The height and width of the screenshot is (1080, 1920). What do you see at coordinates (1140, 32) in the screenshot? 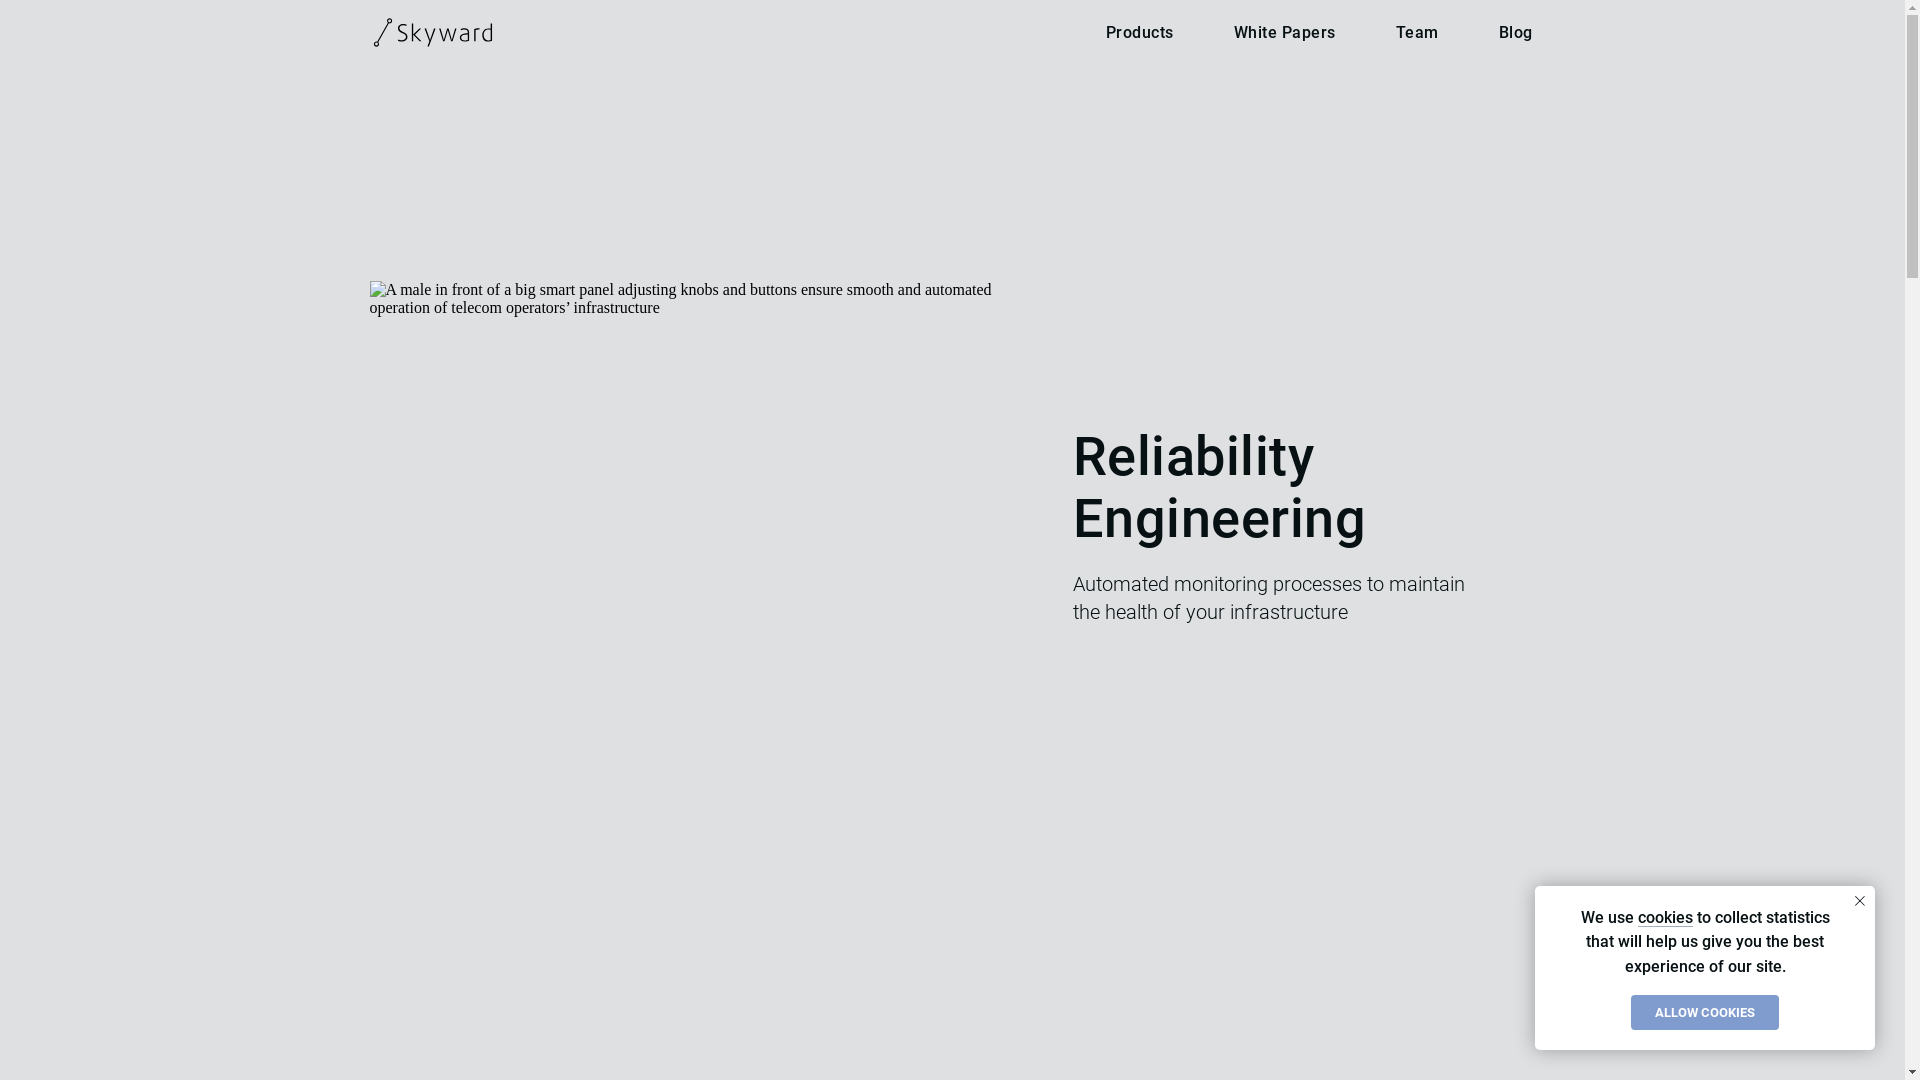
I see `'Products'` at bounding box center [1140, 32].